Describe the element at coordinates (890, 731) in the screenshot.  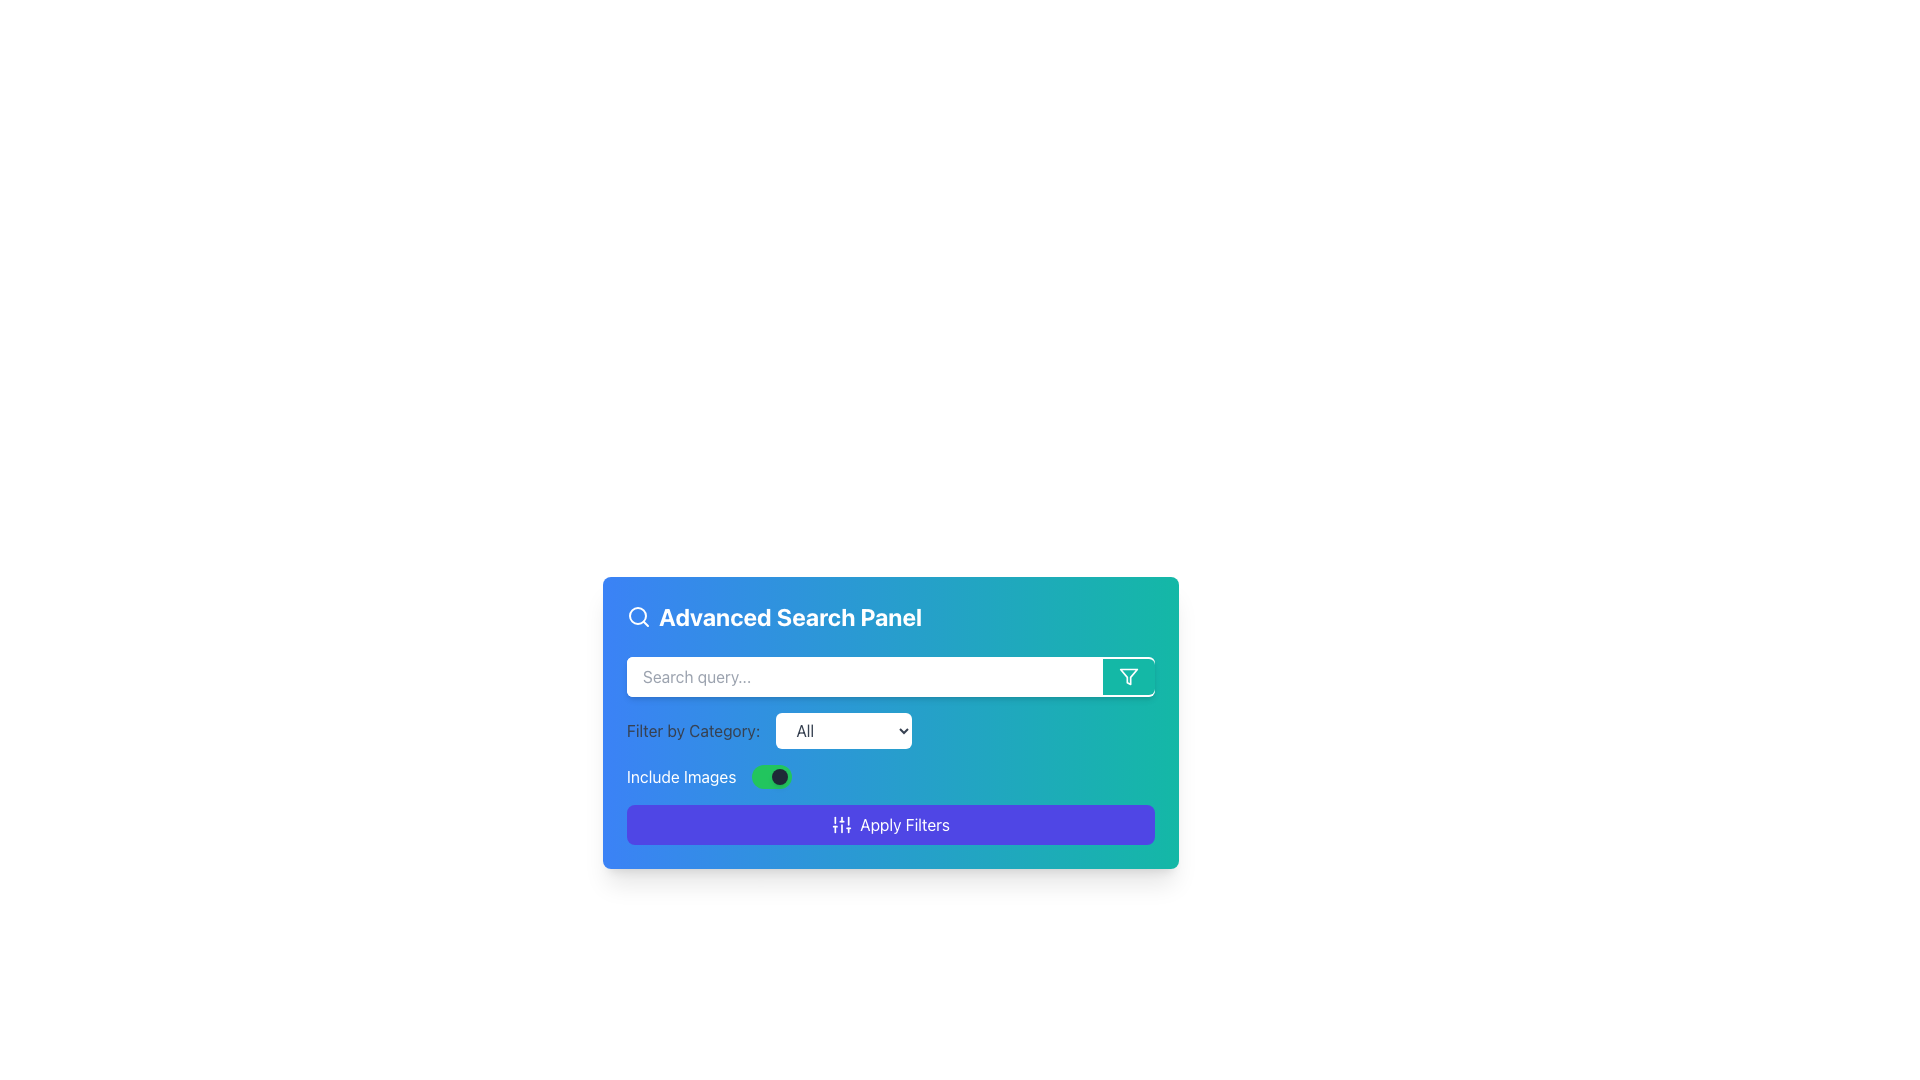
I see `the dropdown menu located in the center of the 'Advanced Search Panel'` at that location.